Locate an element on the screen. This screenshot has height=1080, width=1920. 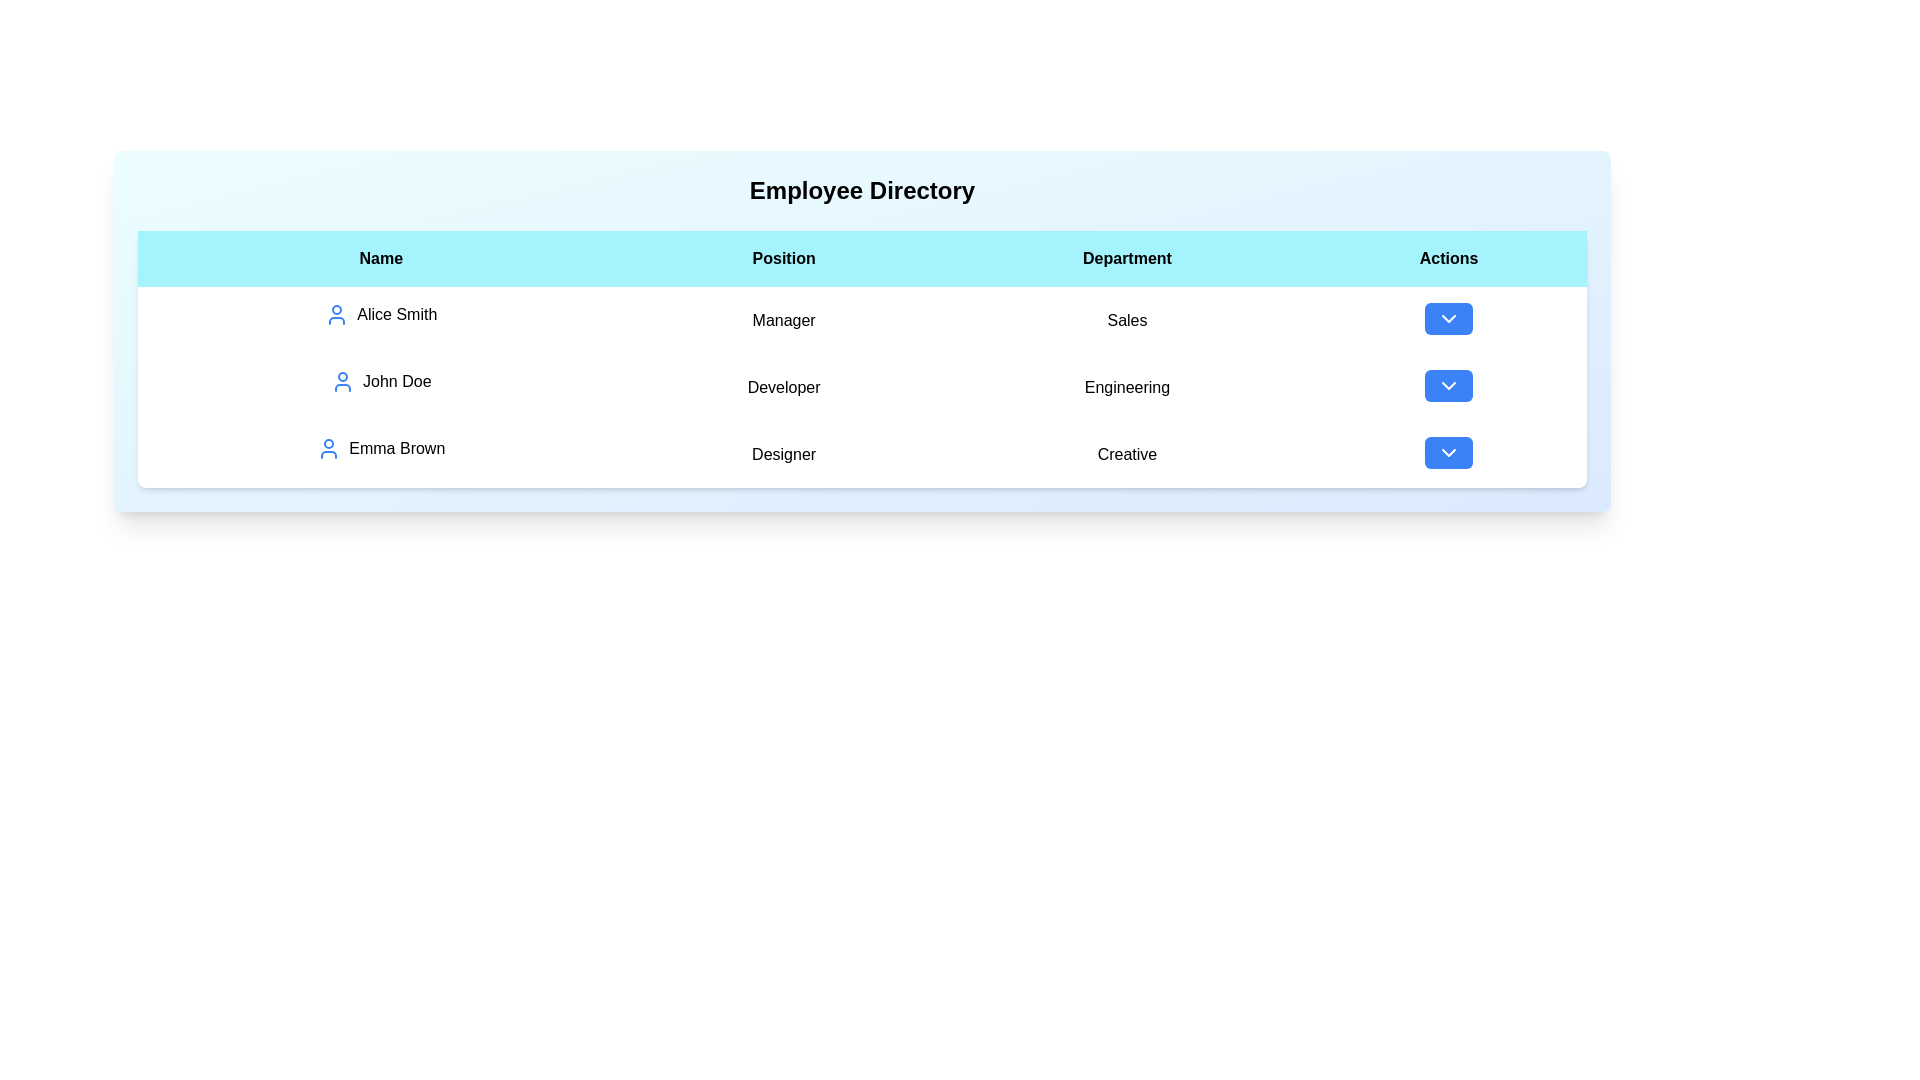
the downward-pointing chevron icon within the blue button in the 'Actions' column for the row labeled 'John Doe' is located at coordinates (1449, 385).